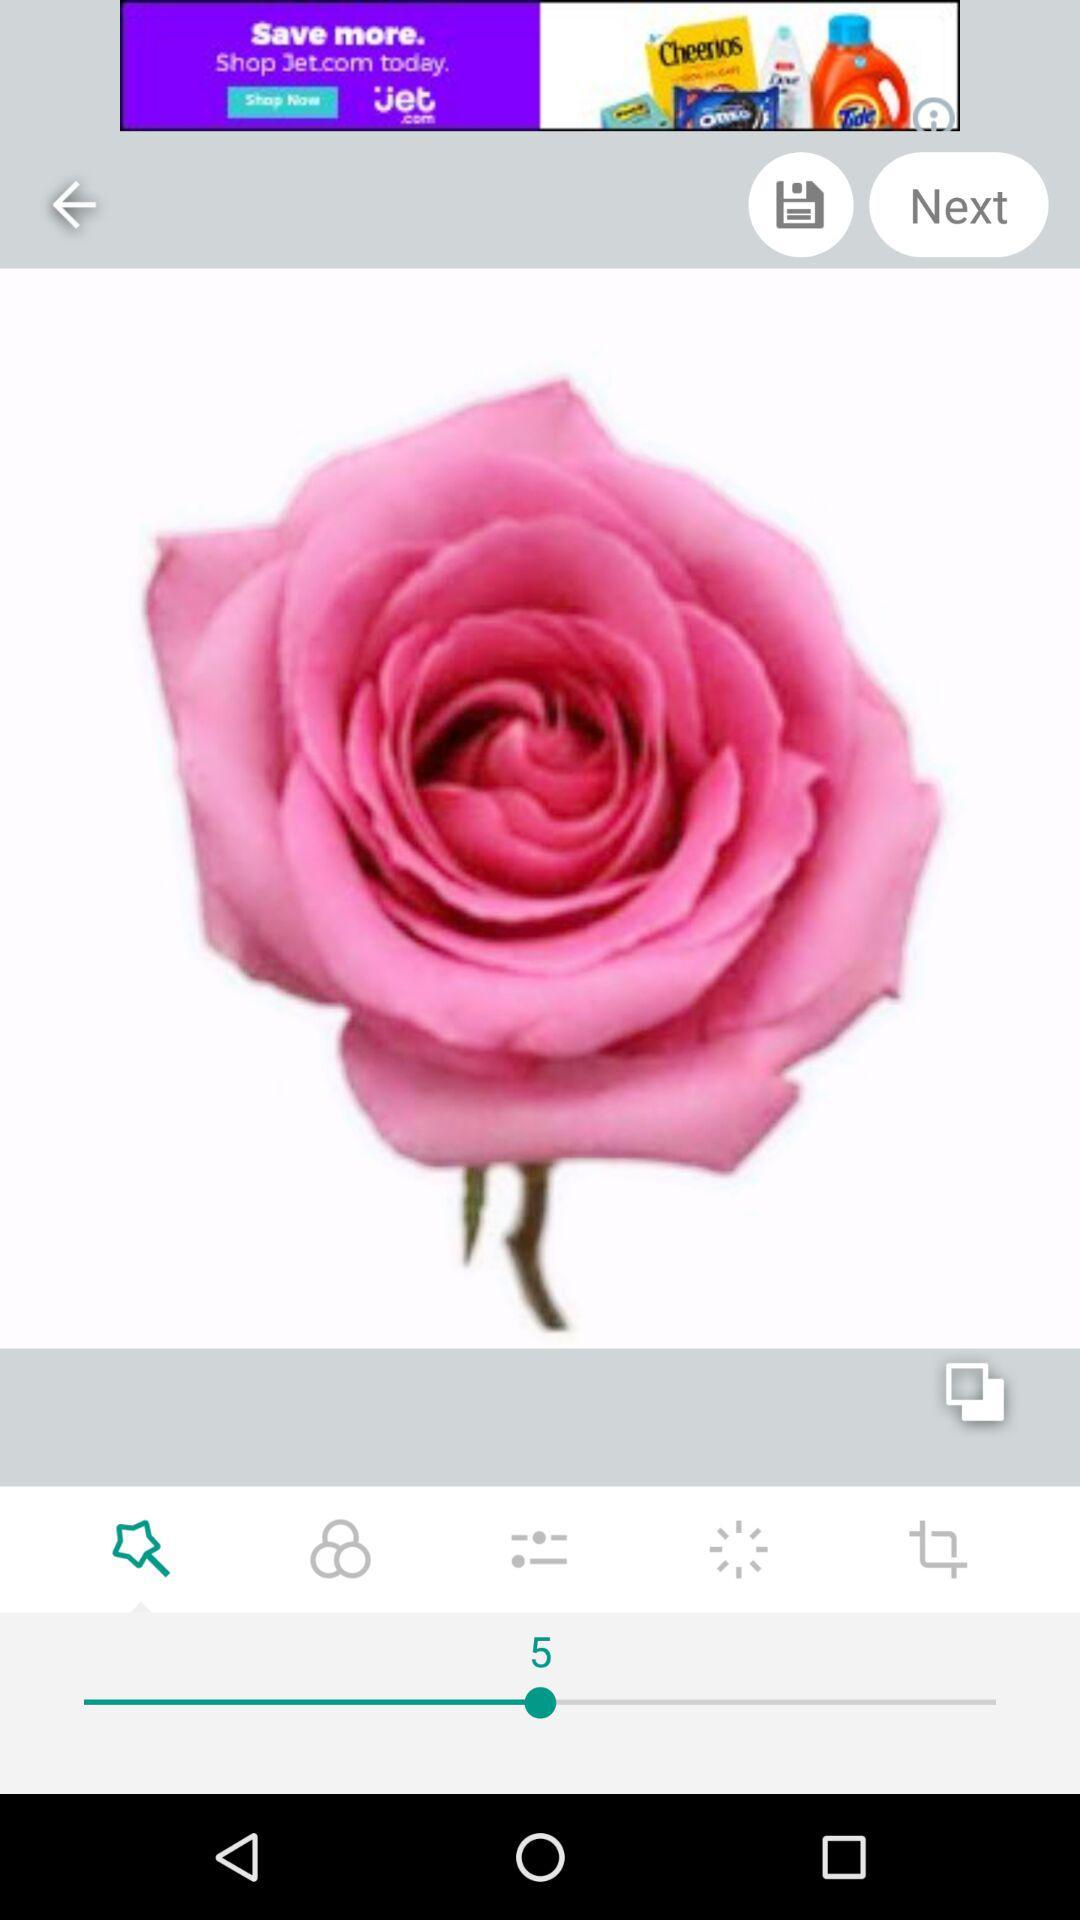 The height and width of the screenshot is (1920, 1080). What do you see at coordinates (538, 1548) in the screenshot?
I see `options` at bounding box center [538, 1548].